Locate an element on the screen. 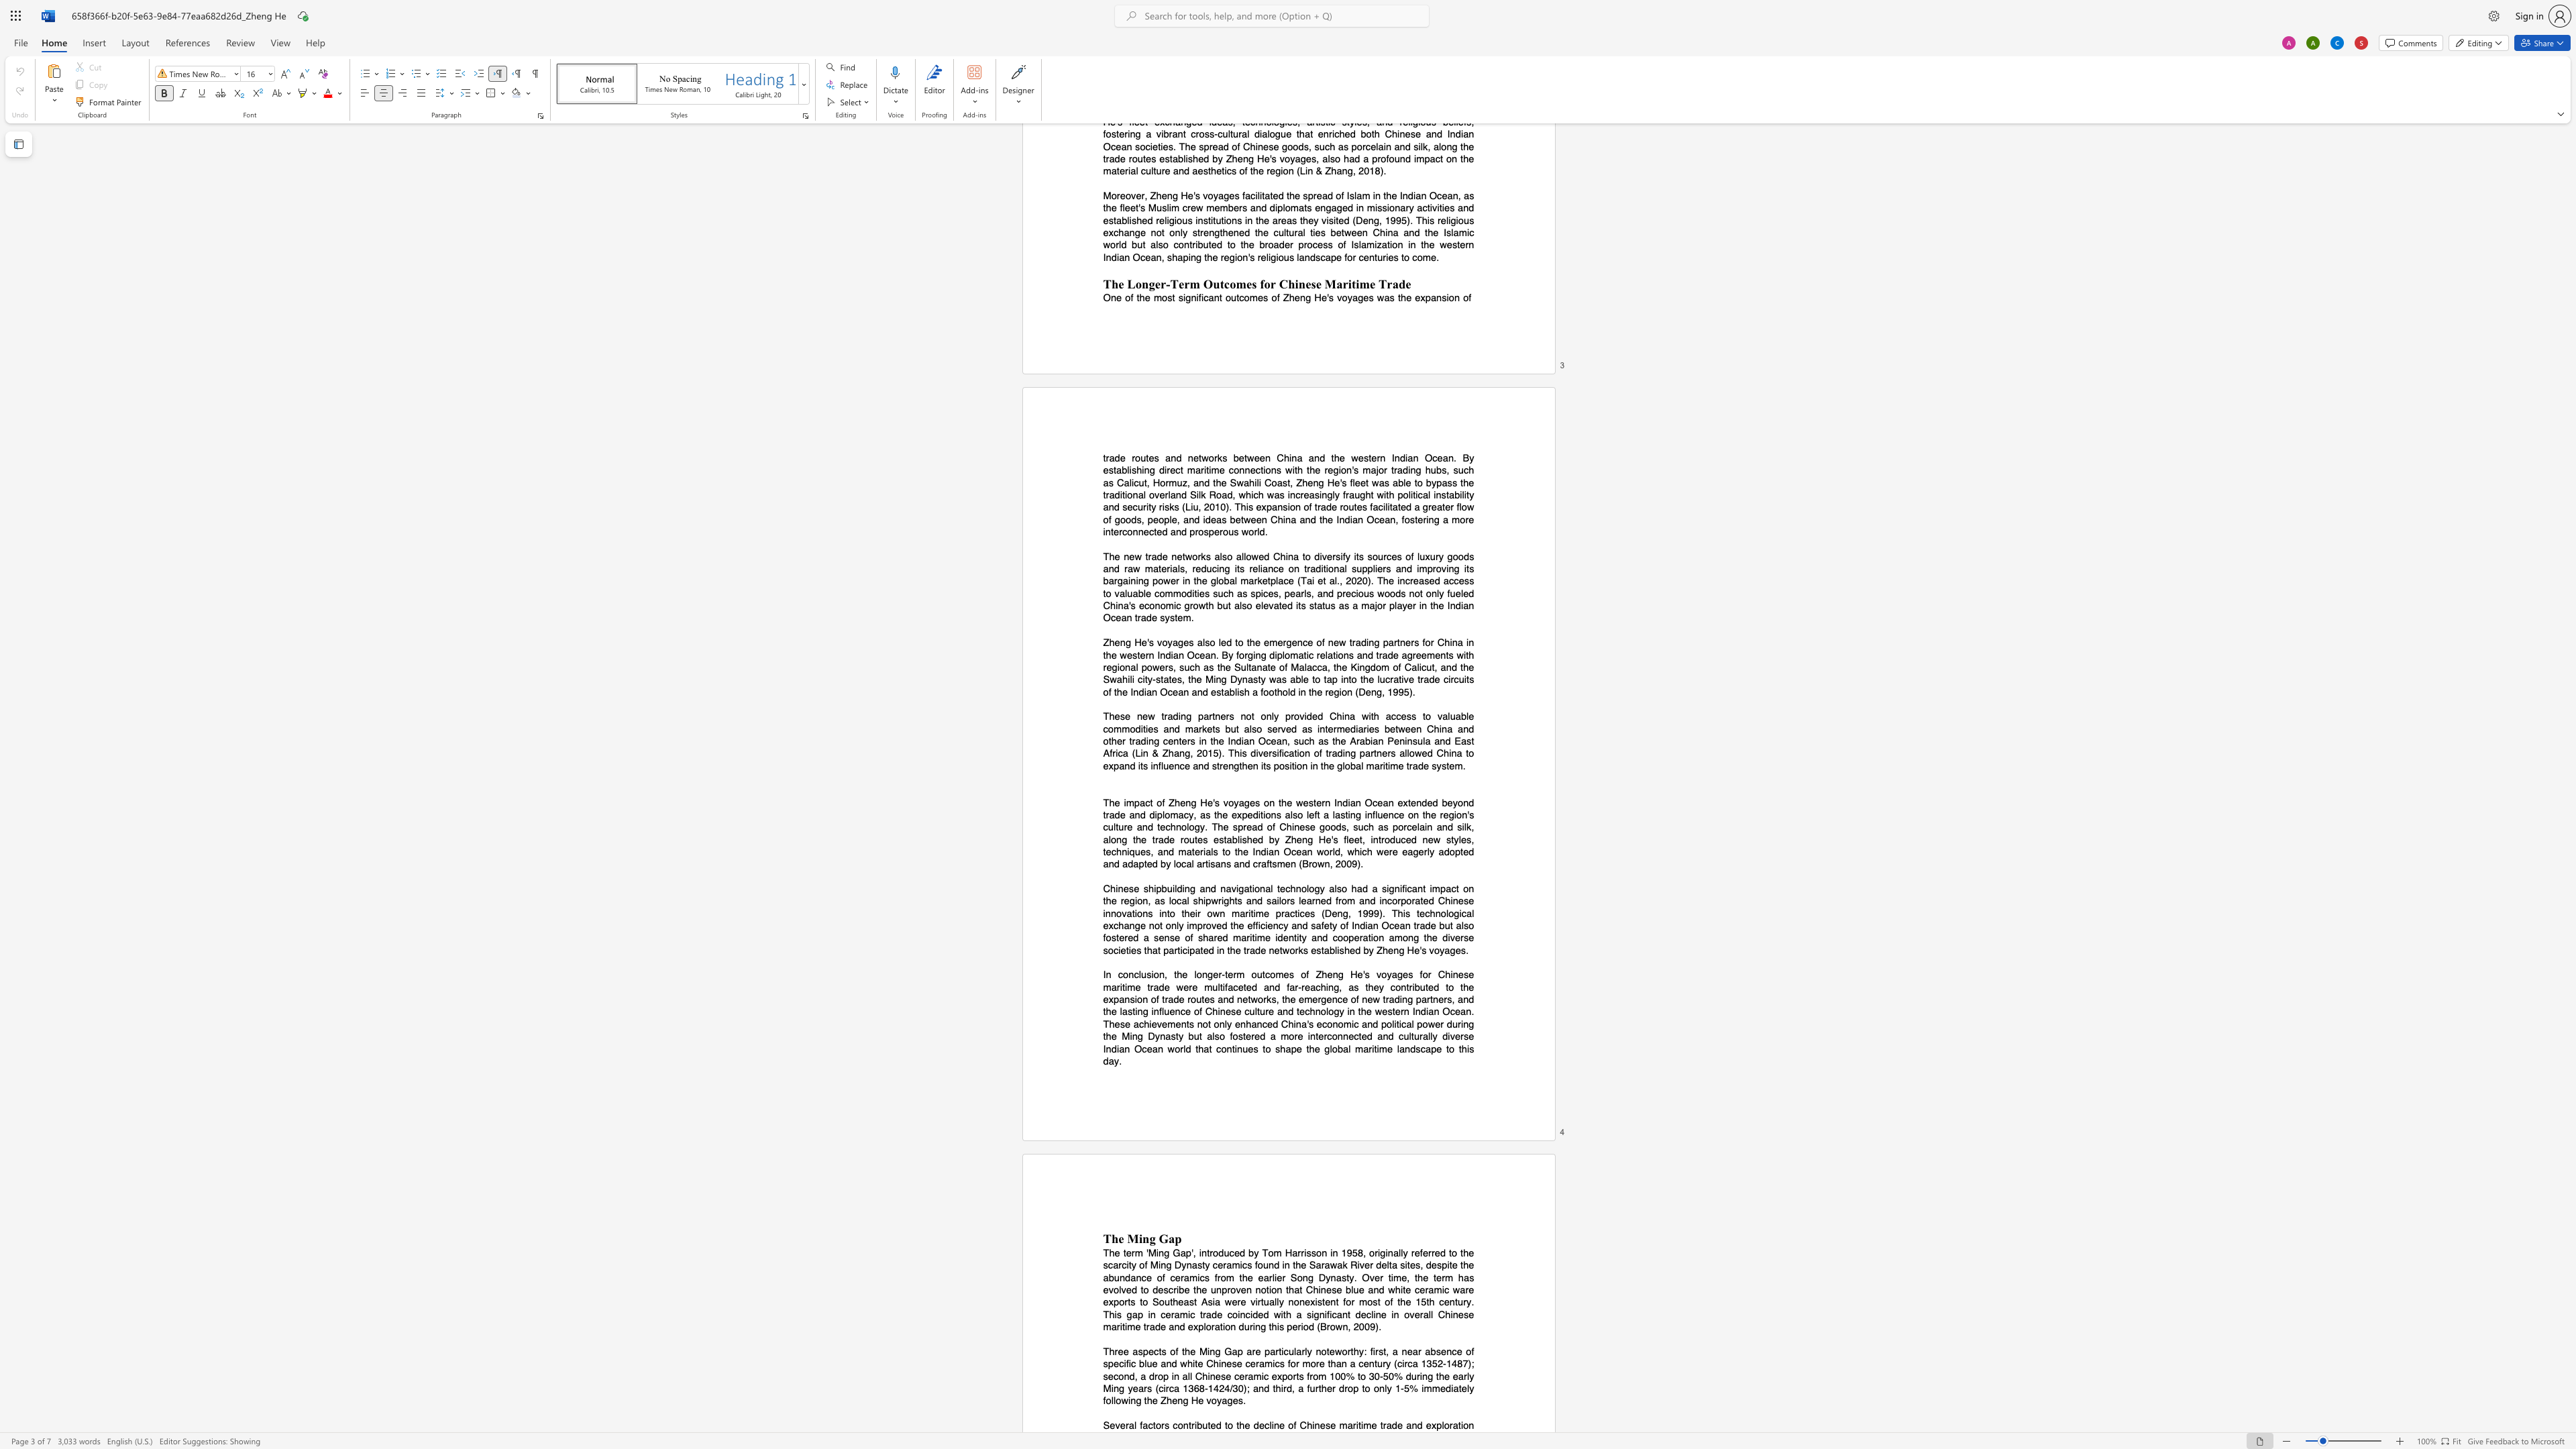 This screenshot has width=2576, height=1449. the subset text "n Ocean. These achievements not only enhanced China" within the text "In conclusion, the longer-term outcomes of Zheng He" is located at coordinates (1434, 1010).